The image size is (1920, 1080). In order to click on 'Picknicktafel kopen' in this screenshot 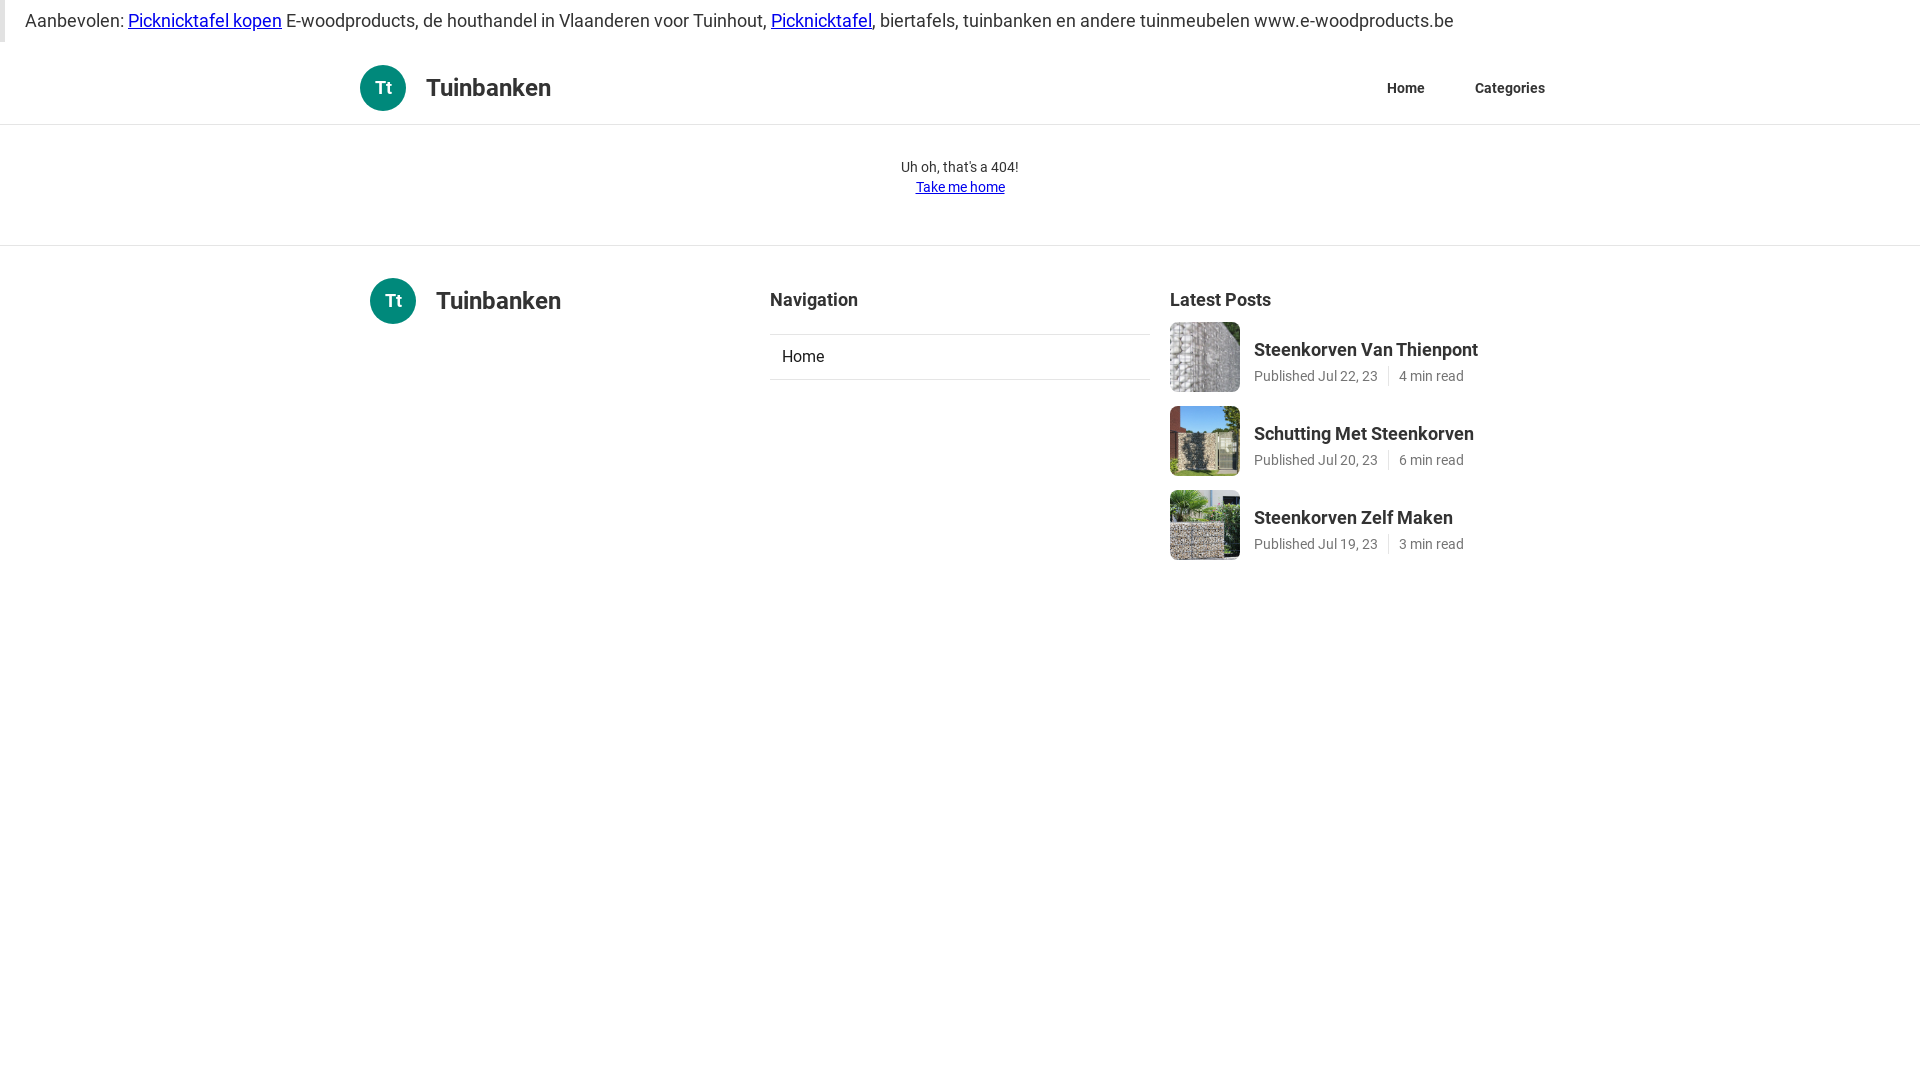, I will do `click(127, 20)`.